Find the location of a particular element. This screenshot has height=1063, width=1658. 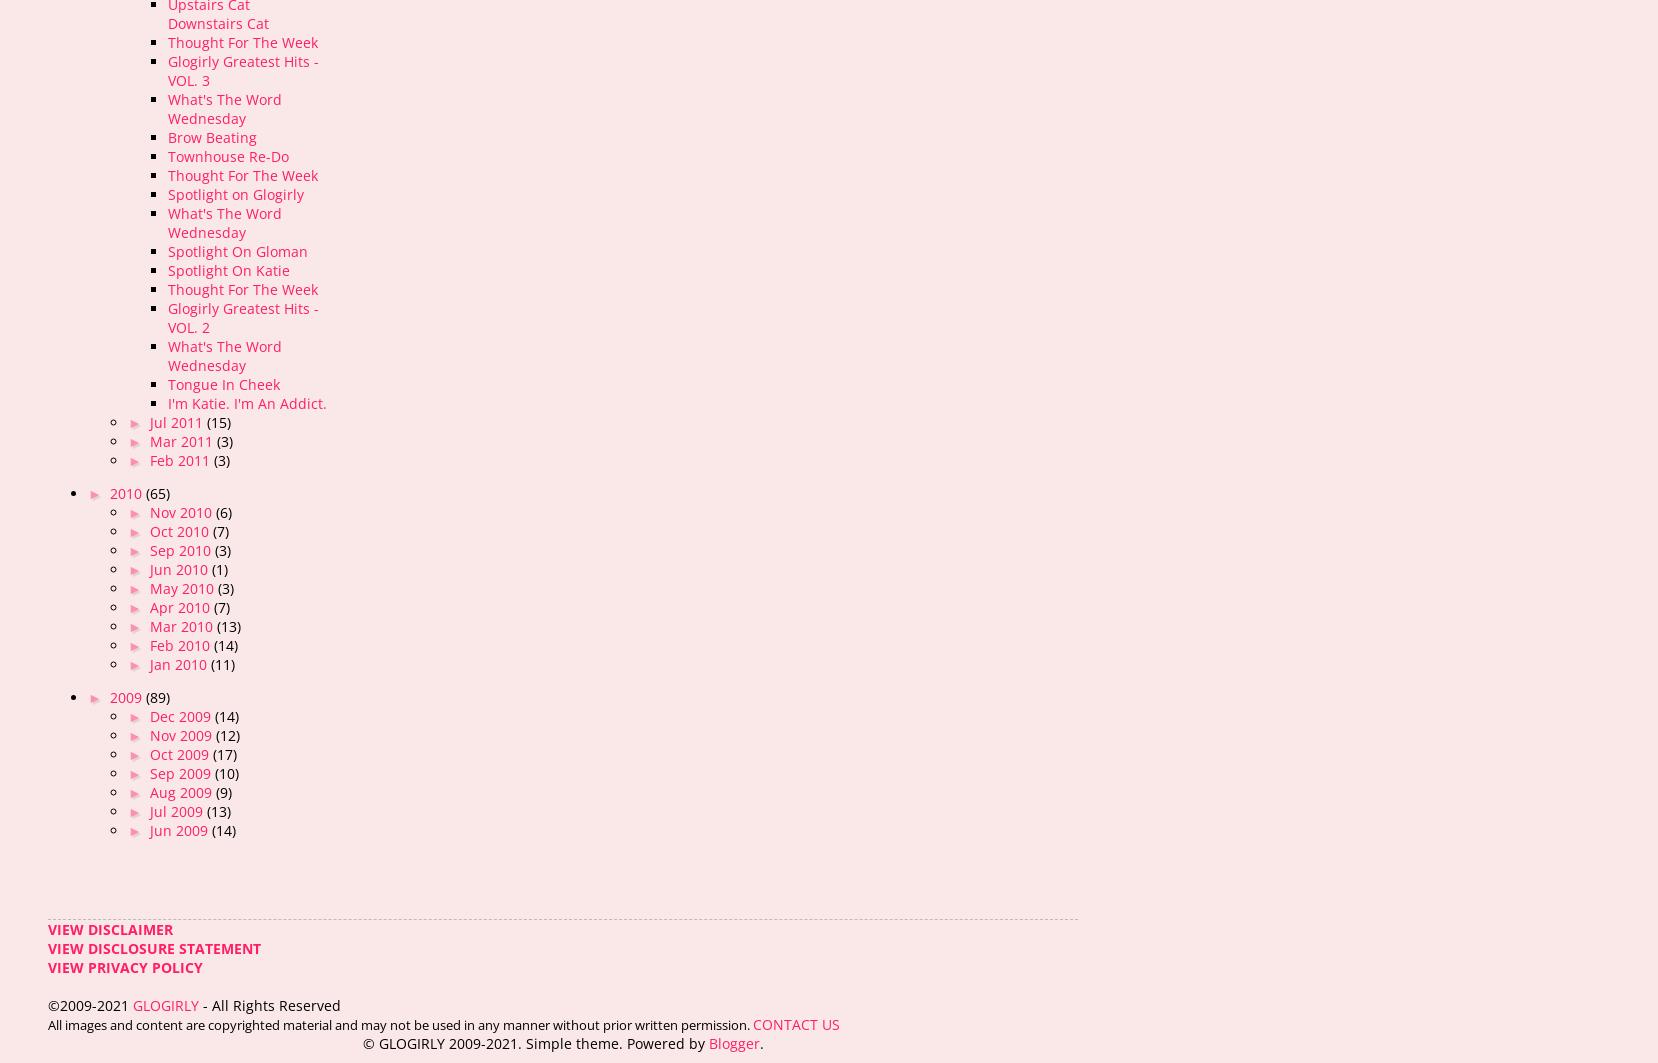

'All images and content are copyrighted material and may not be used in any manner without prior written permission.' is located at coordinates (399, 1024).